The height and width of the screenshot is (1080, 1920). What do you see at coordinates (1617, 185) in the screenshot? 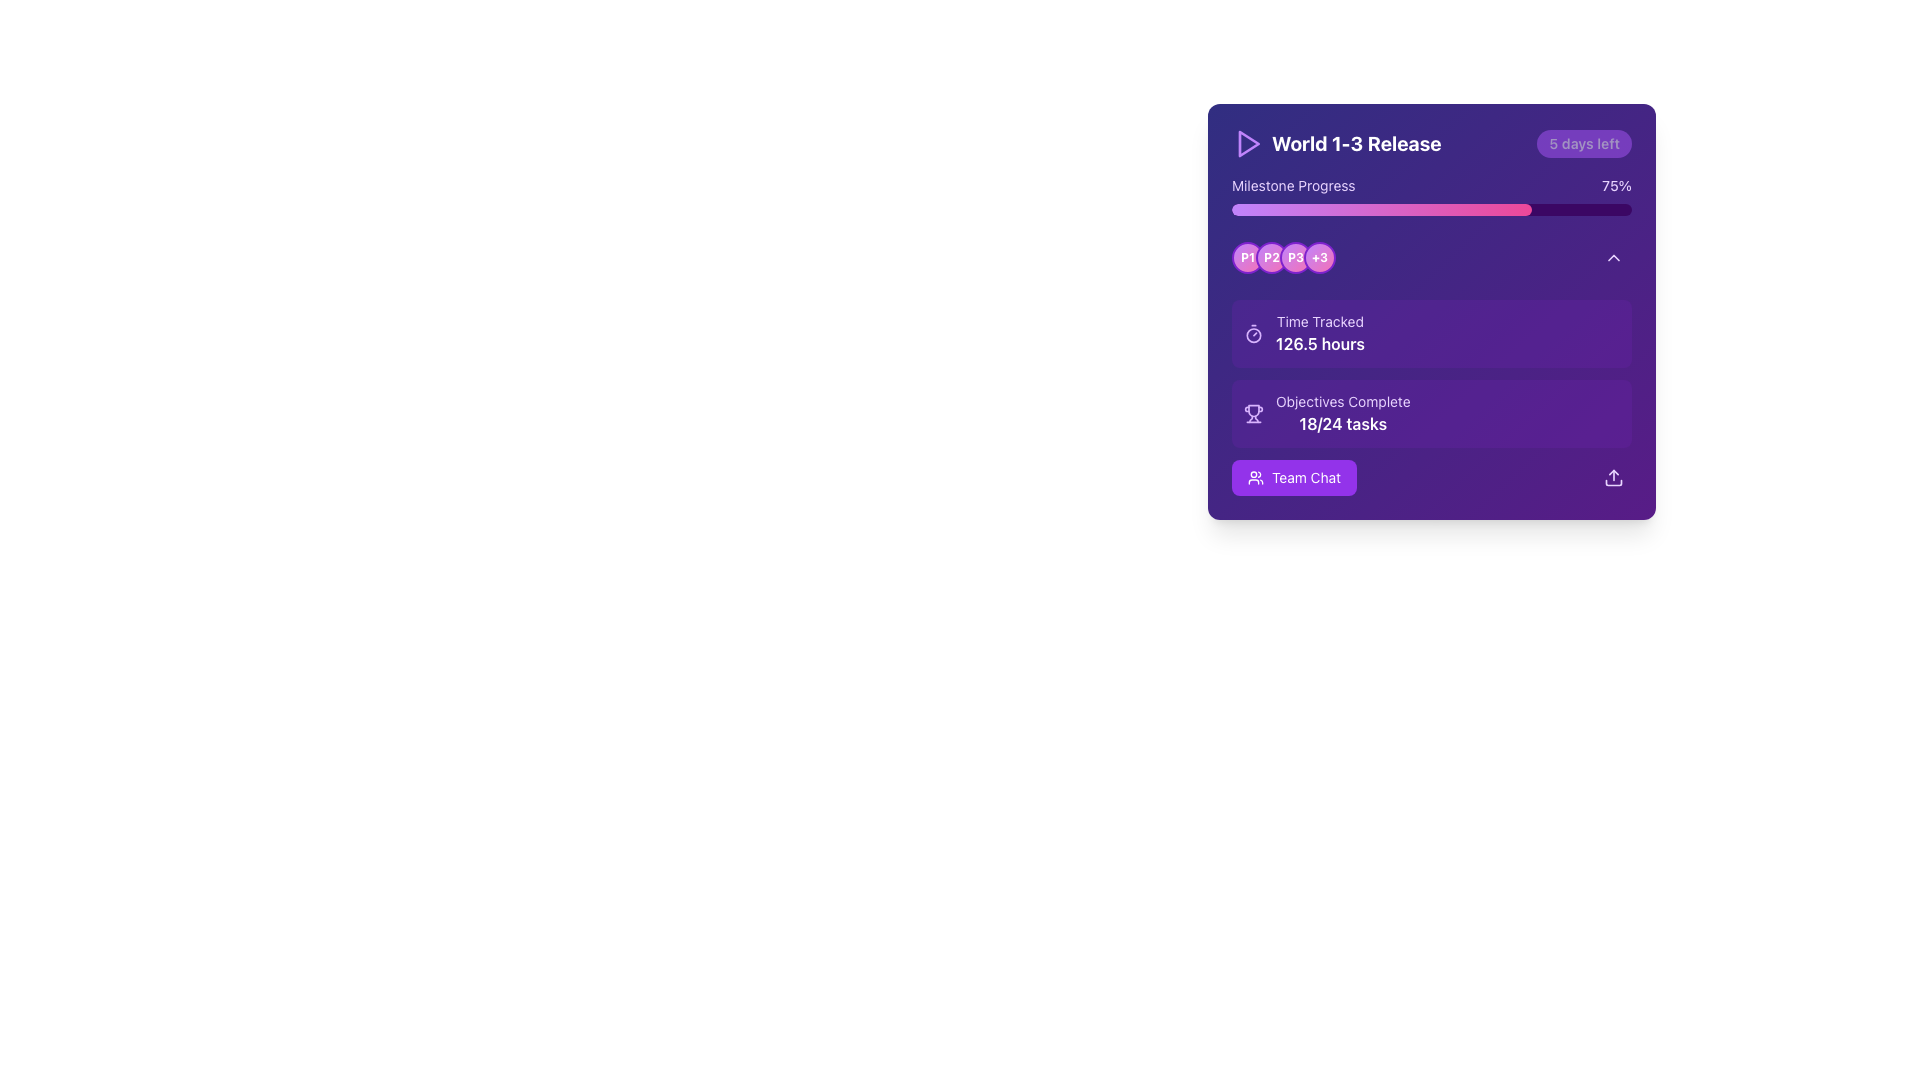
I see `the static label displaying '75%' which is right-aligned next to the 'Milestone Progress' label, located within a dark purple background box` at bounding box center [1617, 185].